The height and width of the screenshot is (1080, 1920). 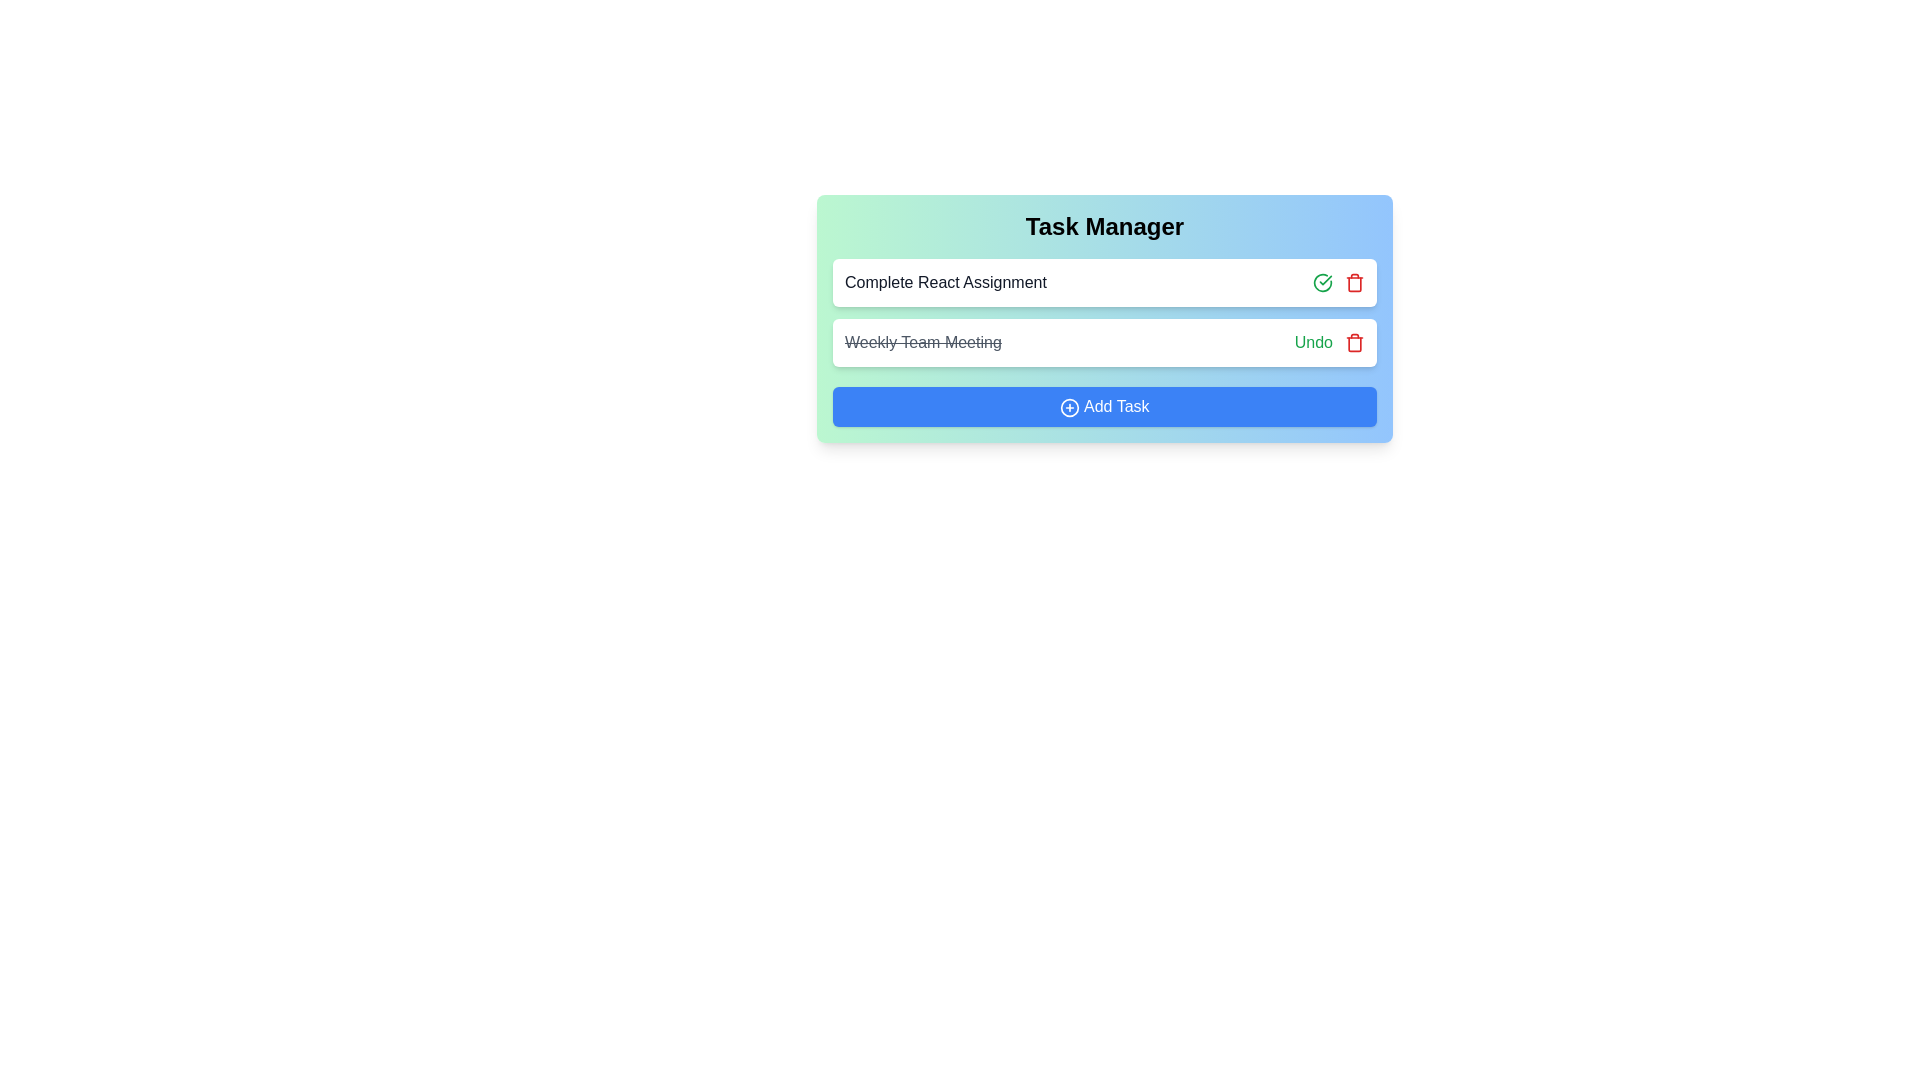 I want to click on the delete button for the task 'Weekly Team Meeting', so click(x=1354, y=342).